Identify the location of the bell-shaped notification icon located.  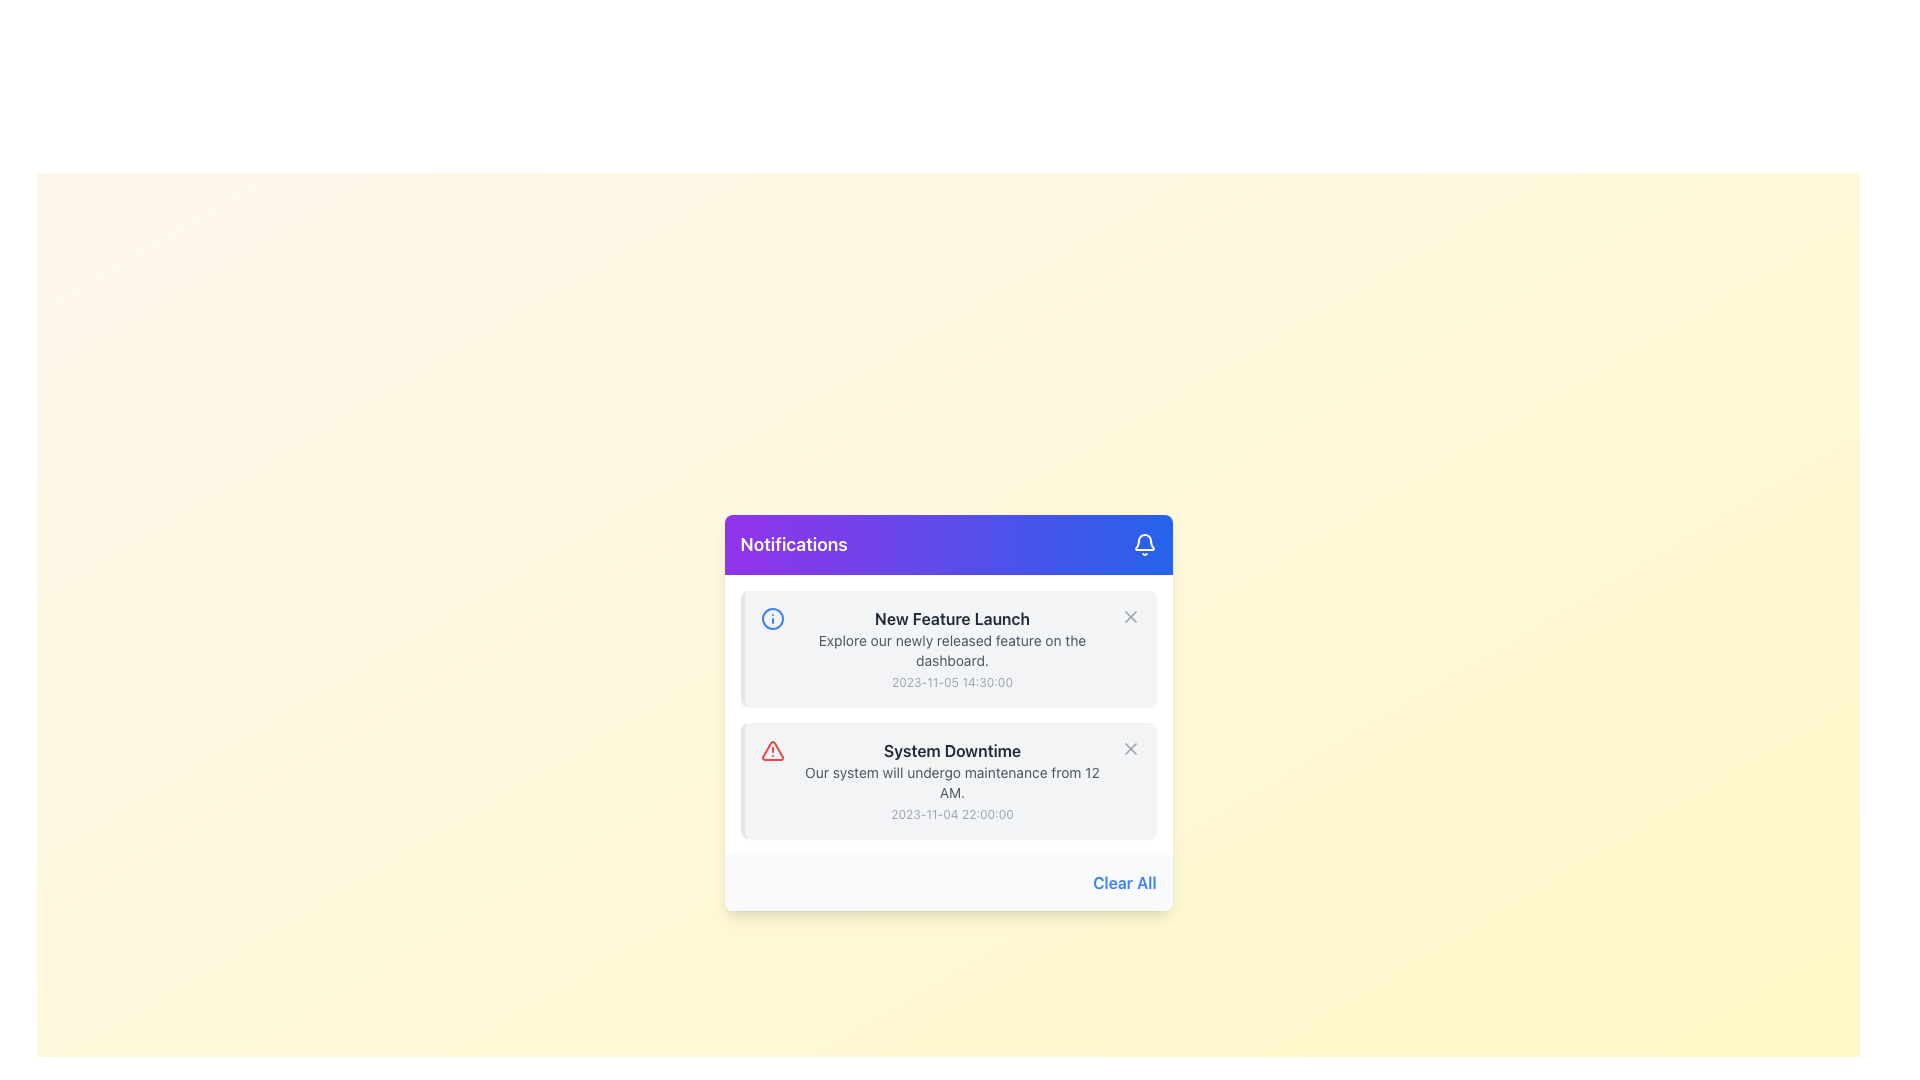
(1143, 542).